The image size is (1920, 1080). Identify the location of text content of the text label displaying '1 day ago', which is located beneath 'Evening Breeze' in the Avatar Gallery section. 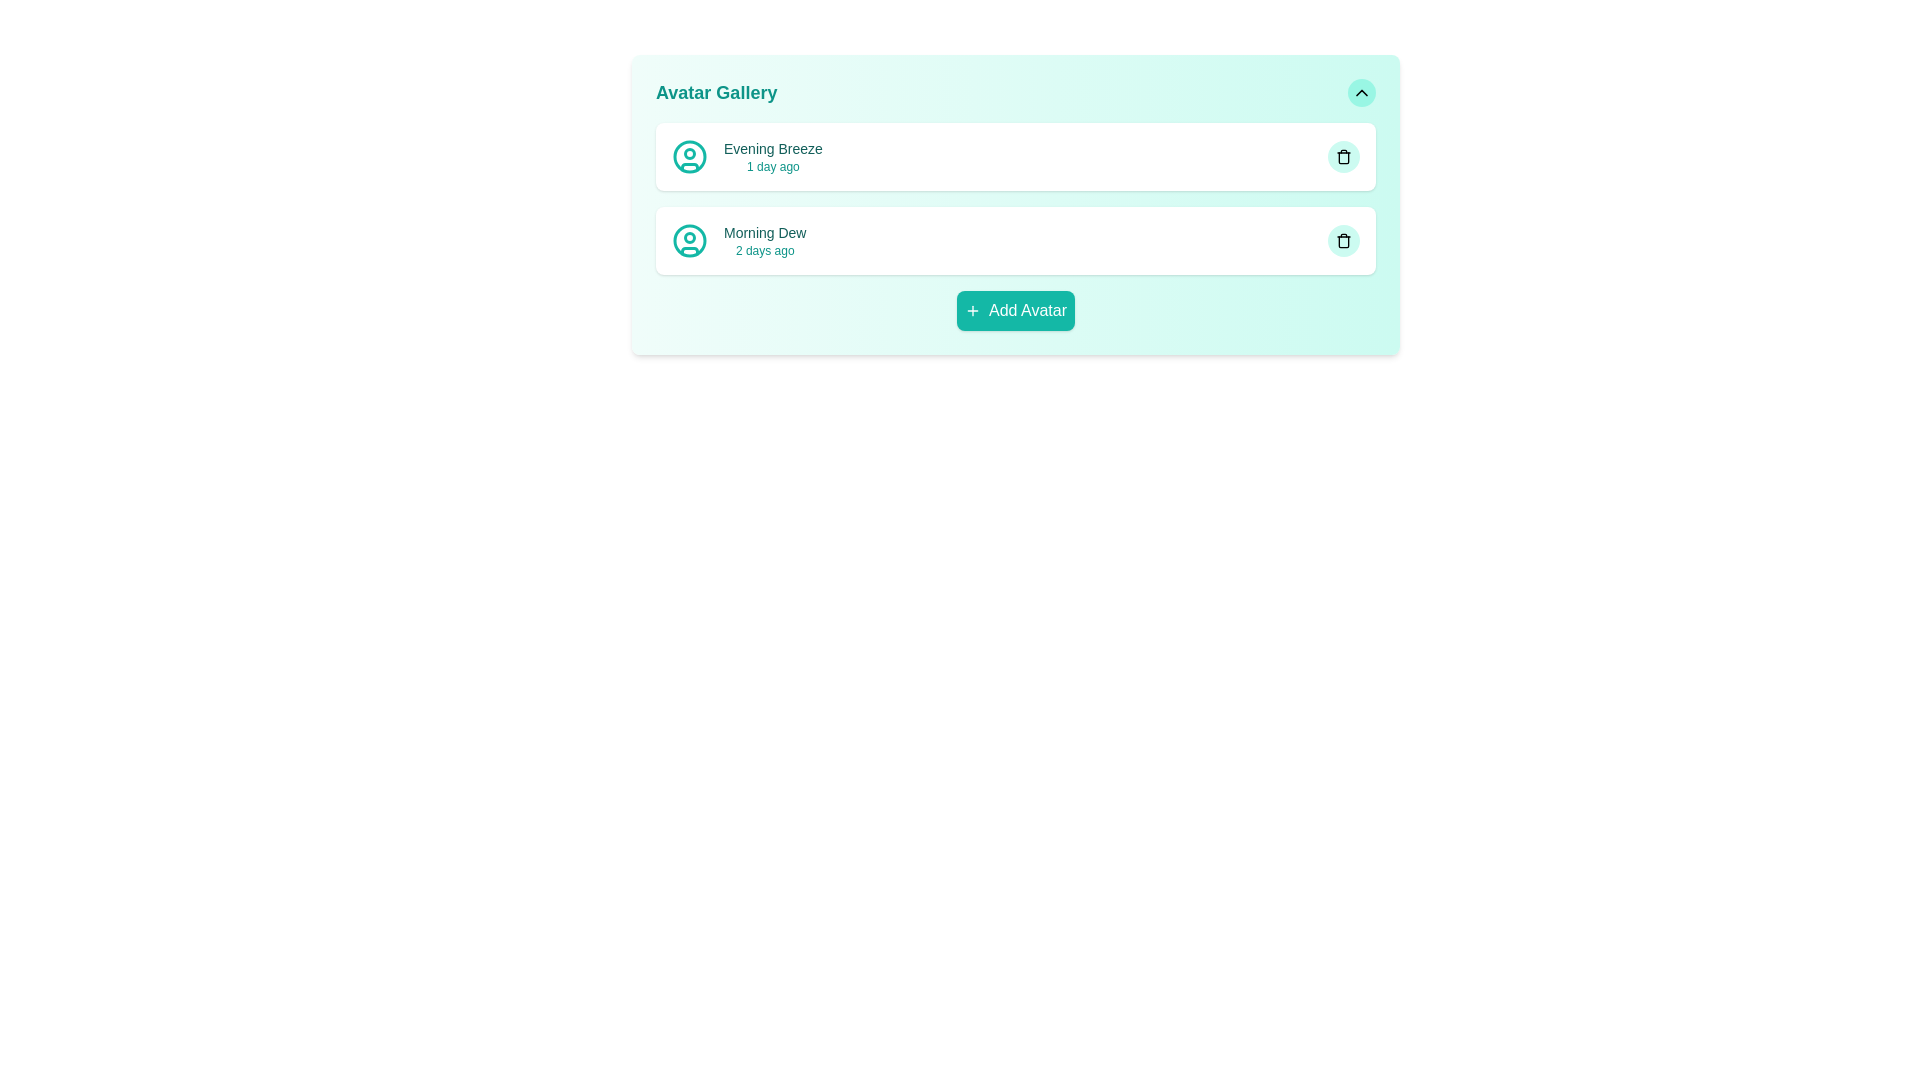
(772, 165).